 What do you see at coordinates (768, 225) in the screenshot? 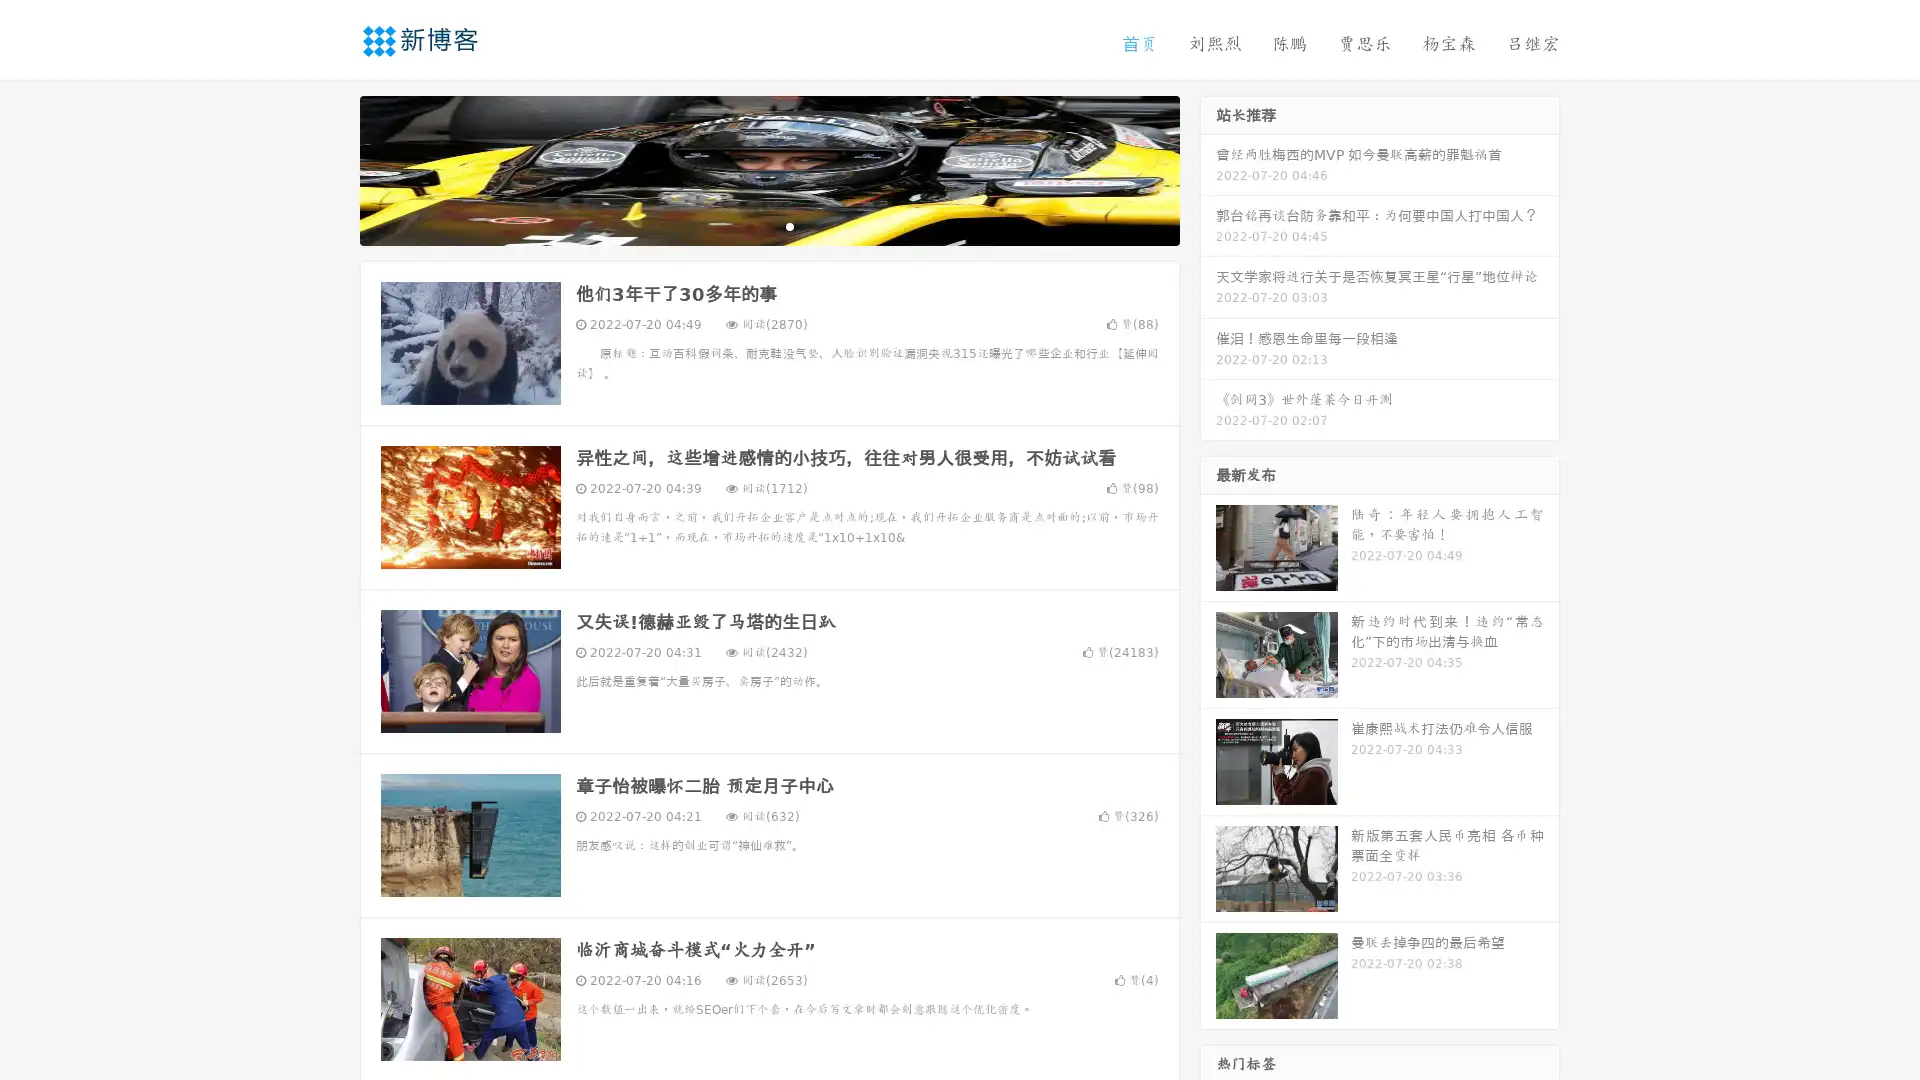
I see `Go to slide 2` at bounding box center [768, 225].